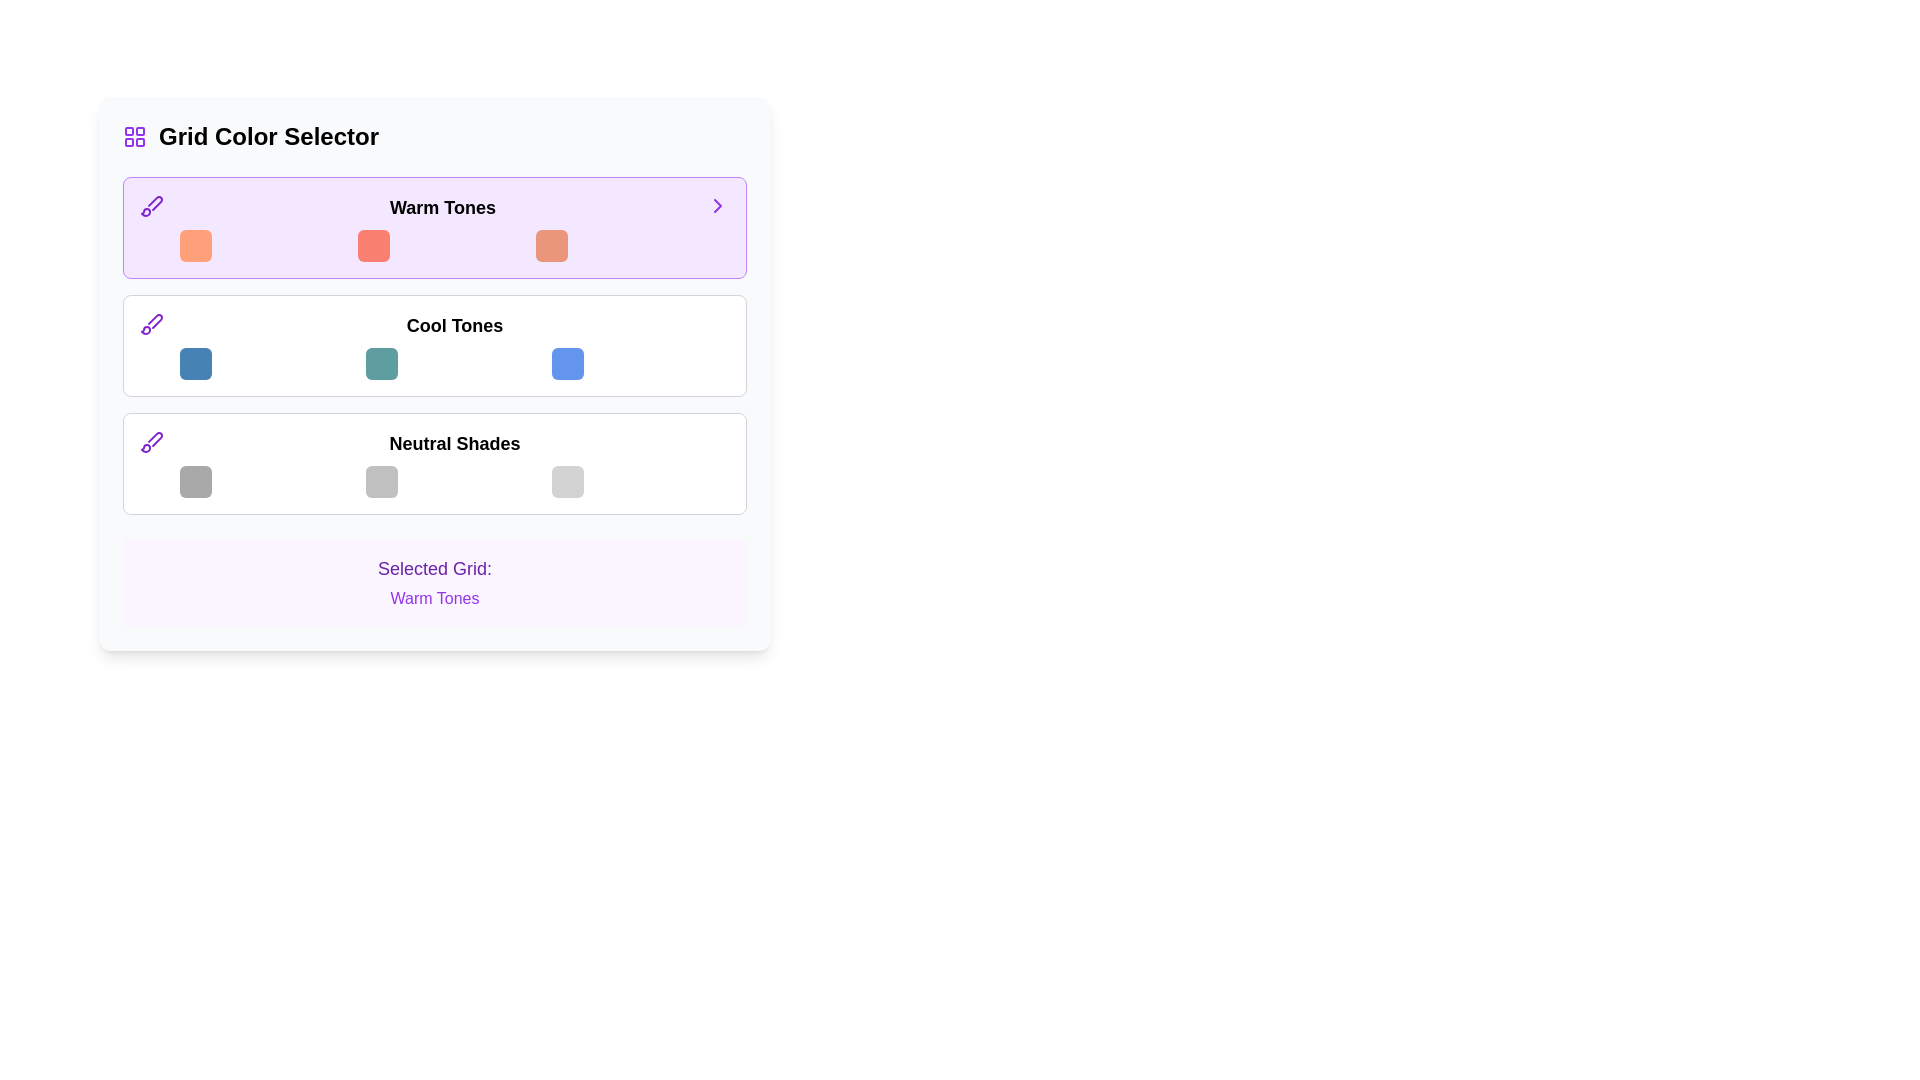 This screenshot has width=1920, height=1080. Describe the element at coordinates (454, 463) in the screenshot. I see `the individual color buttons within the 'Neutral Shades' Labeled Color Selection Grid, which contains three square buttons filled with different neutral shades of gray` at that location.